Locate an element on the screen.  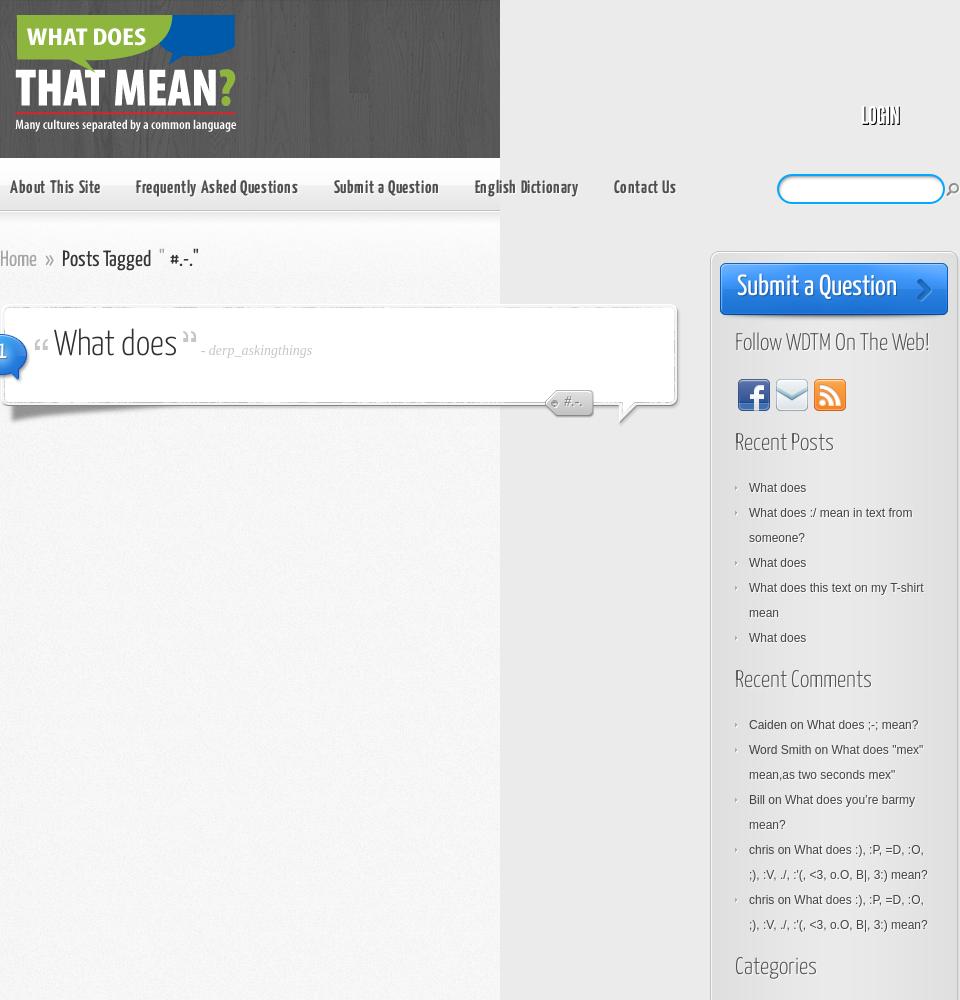
'Submit a Question' is located at coordinates (816, 287).